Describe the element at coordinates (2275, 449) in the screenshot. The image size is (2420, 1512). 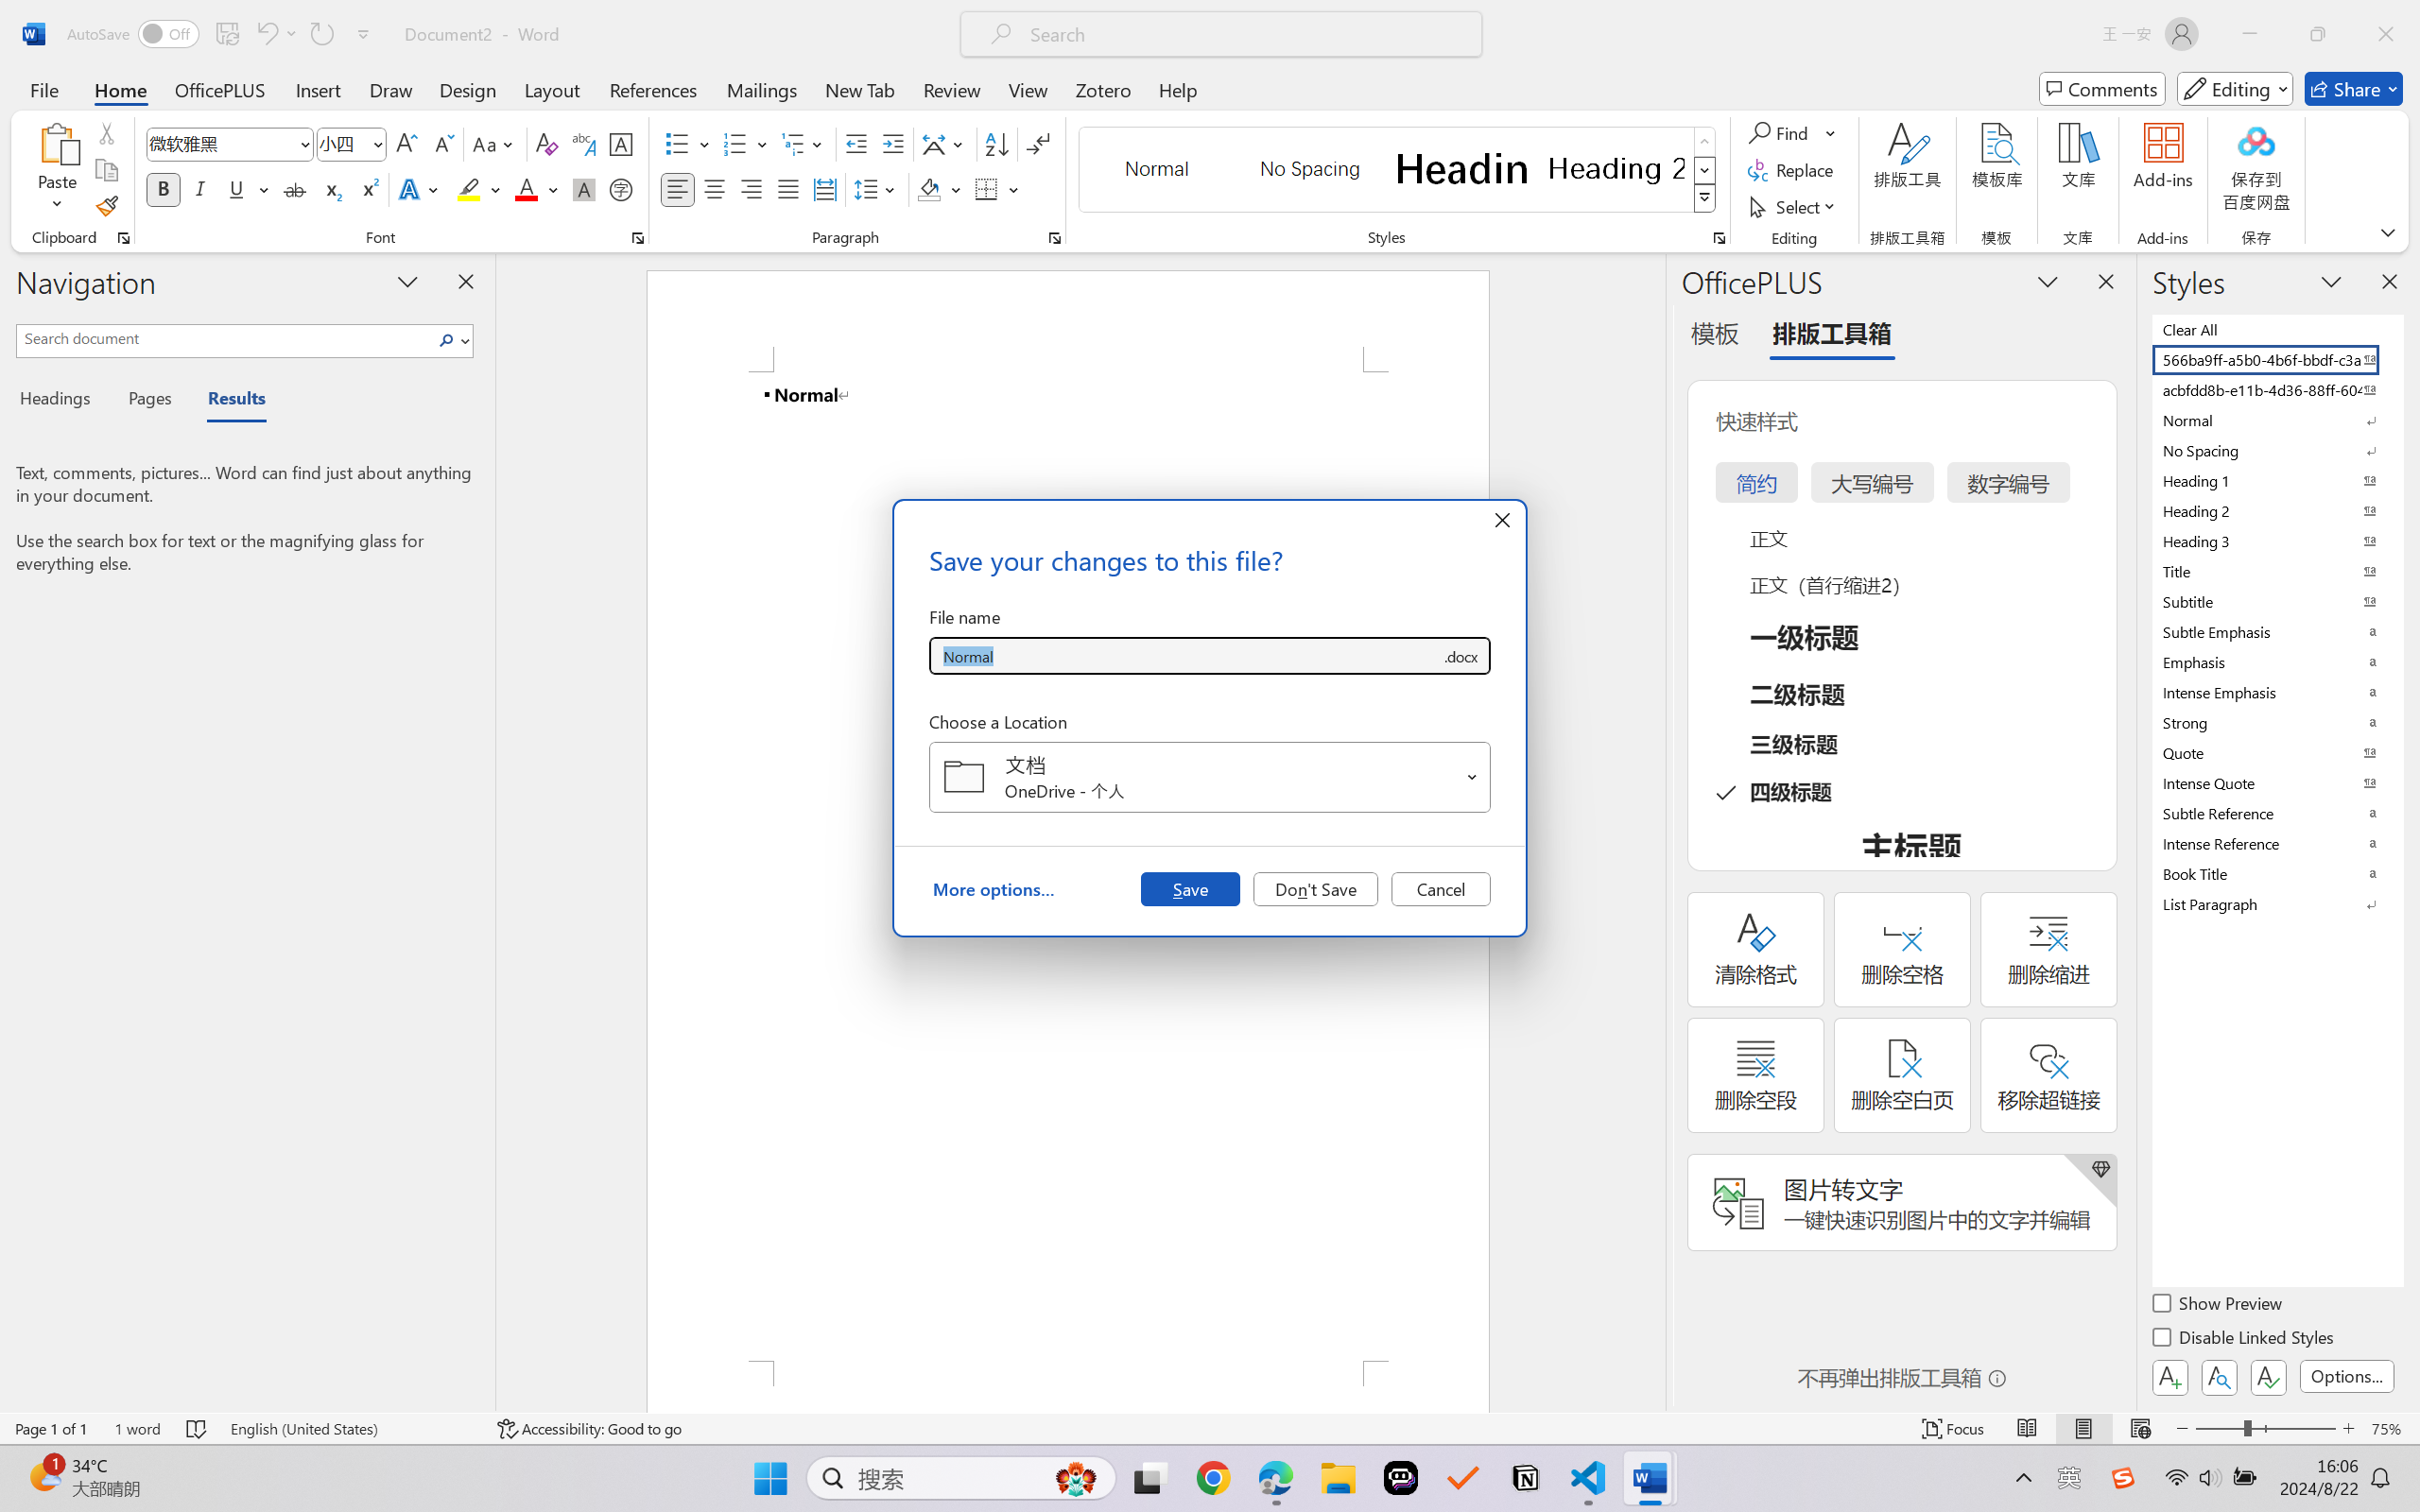
I see `'No Spacing'` at that location.